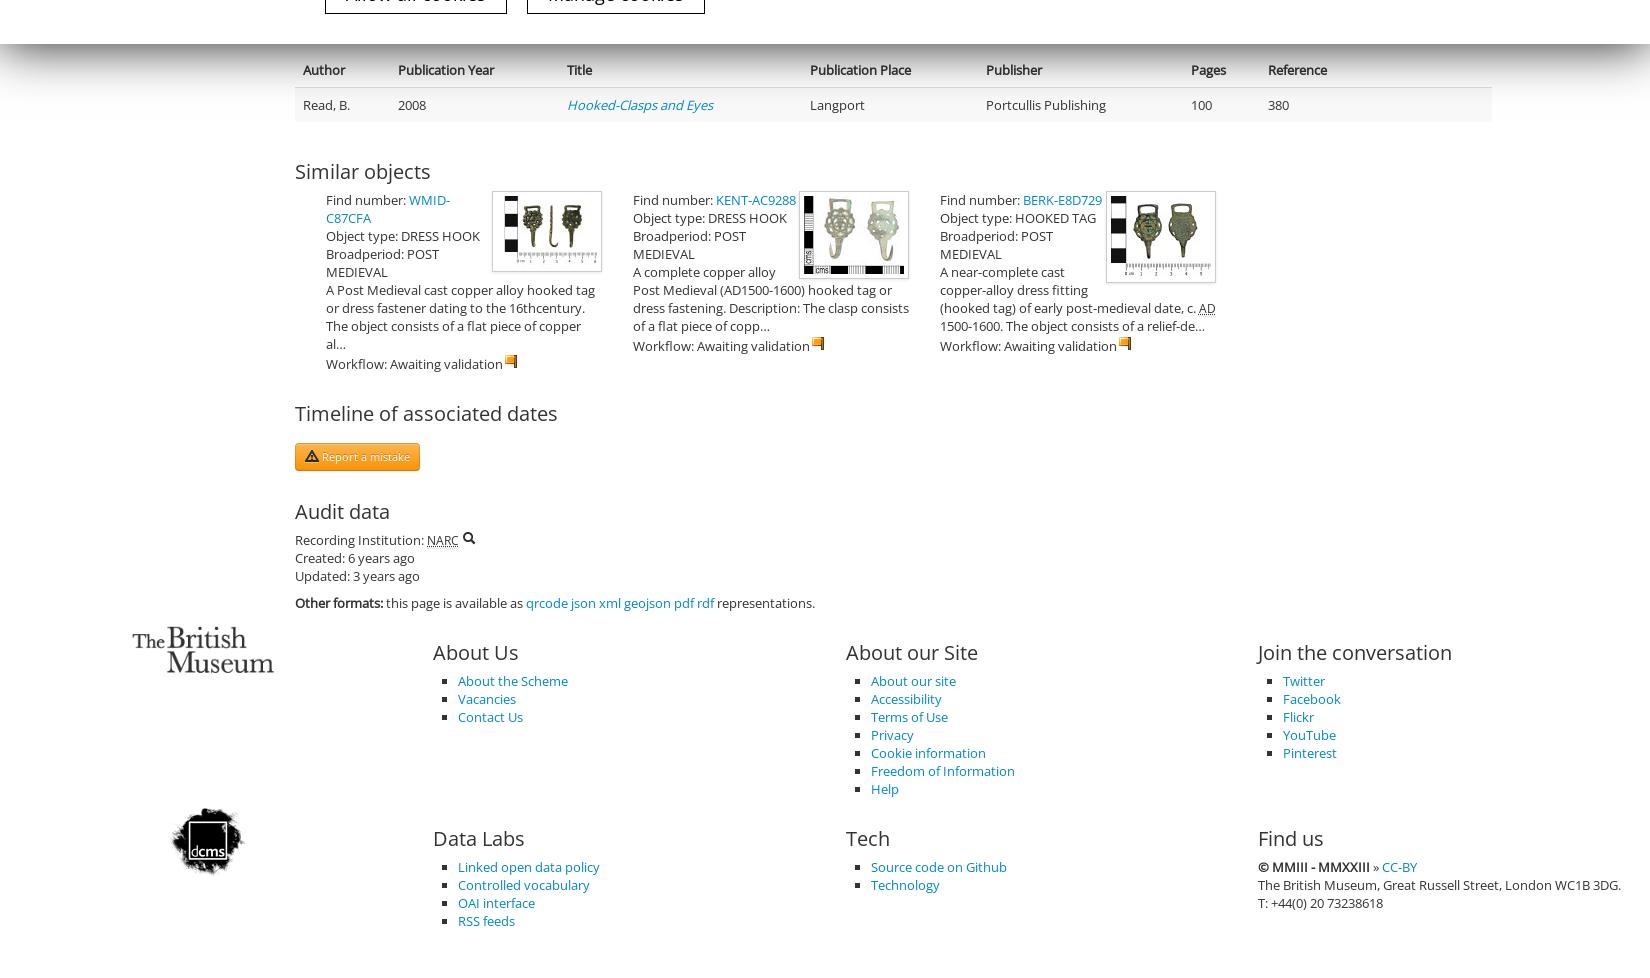 The image size is (1650, 978). I want to click on 'AD', so click(1206, 306).